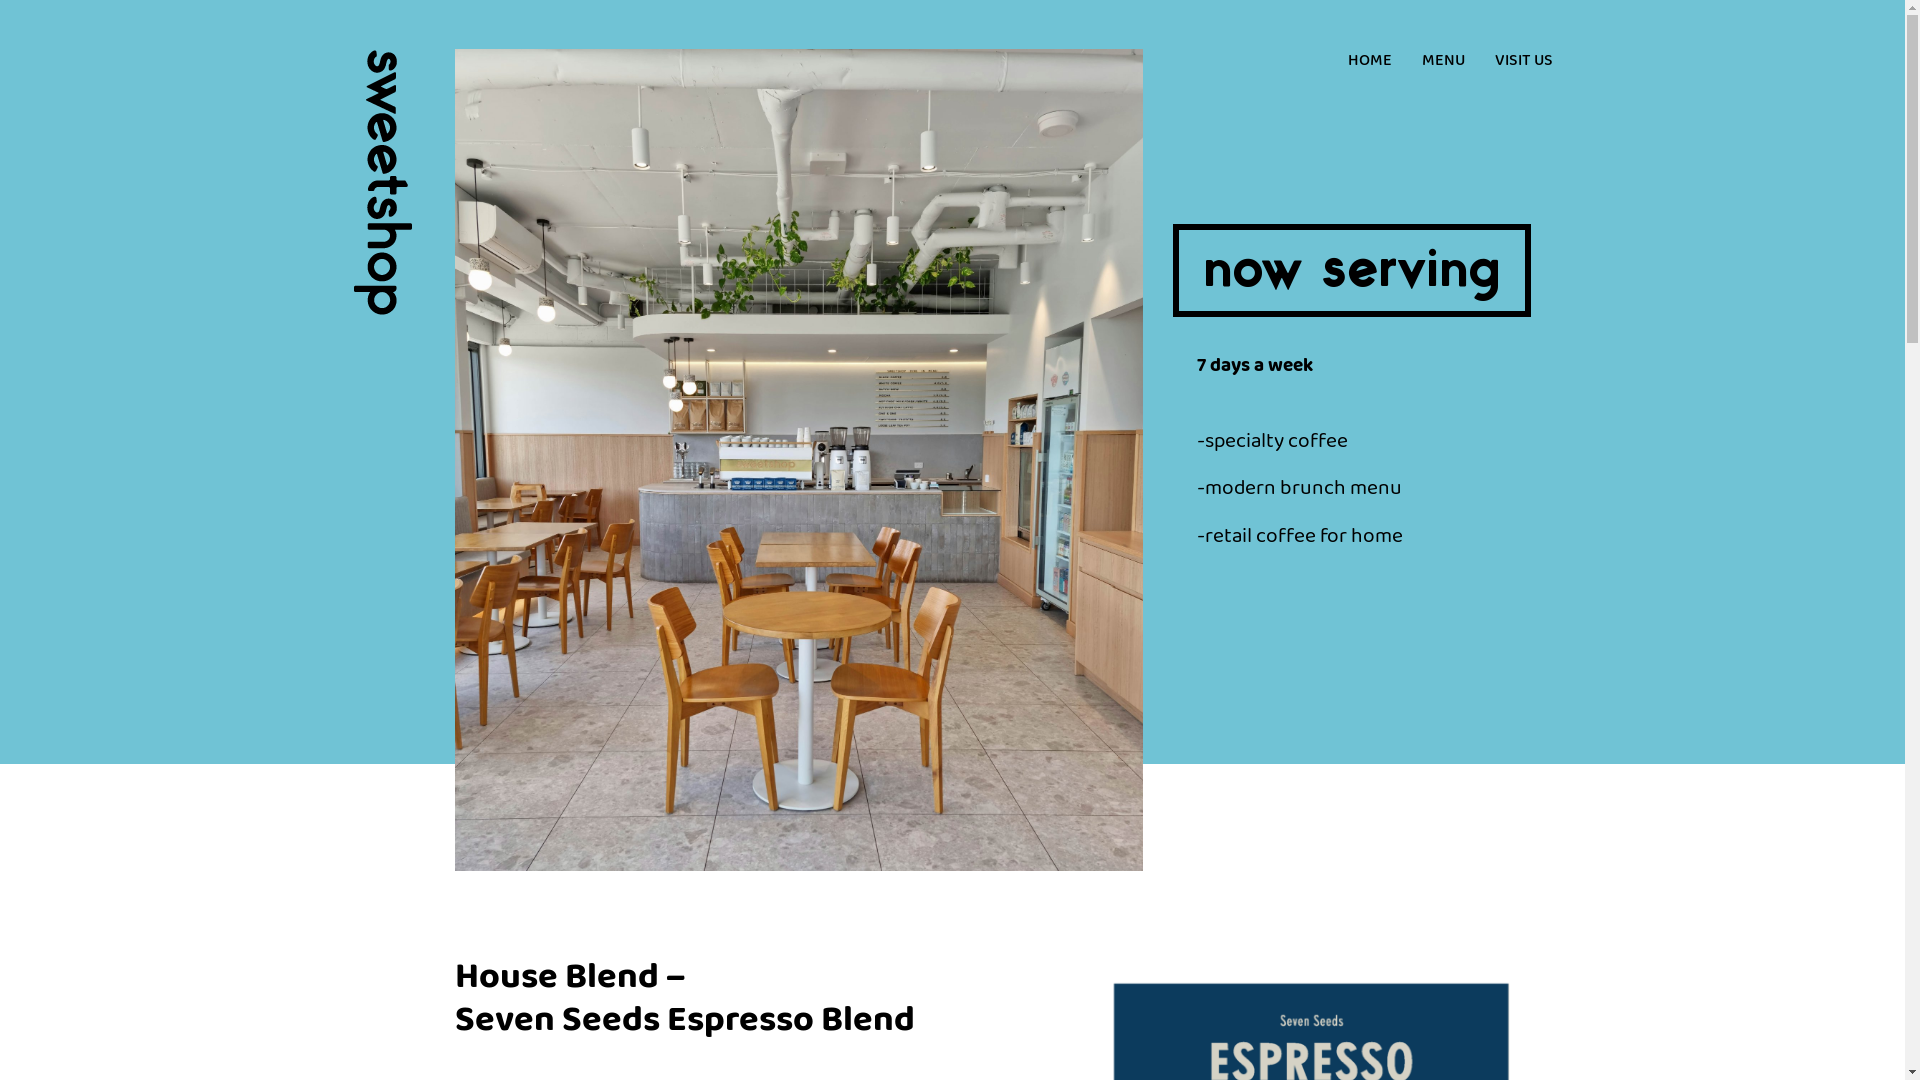 This screenshot has height=1080, width=1920. What do you see at coordinates (1443, 60) in the screenshot?
I see `'MENU'` at bounding box center [1443, 60].